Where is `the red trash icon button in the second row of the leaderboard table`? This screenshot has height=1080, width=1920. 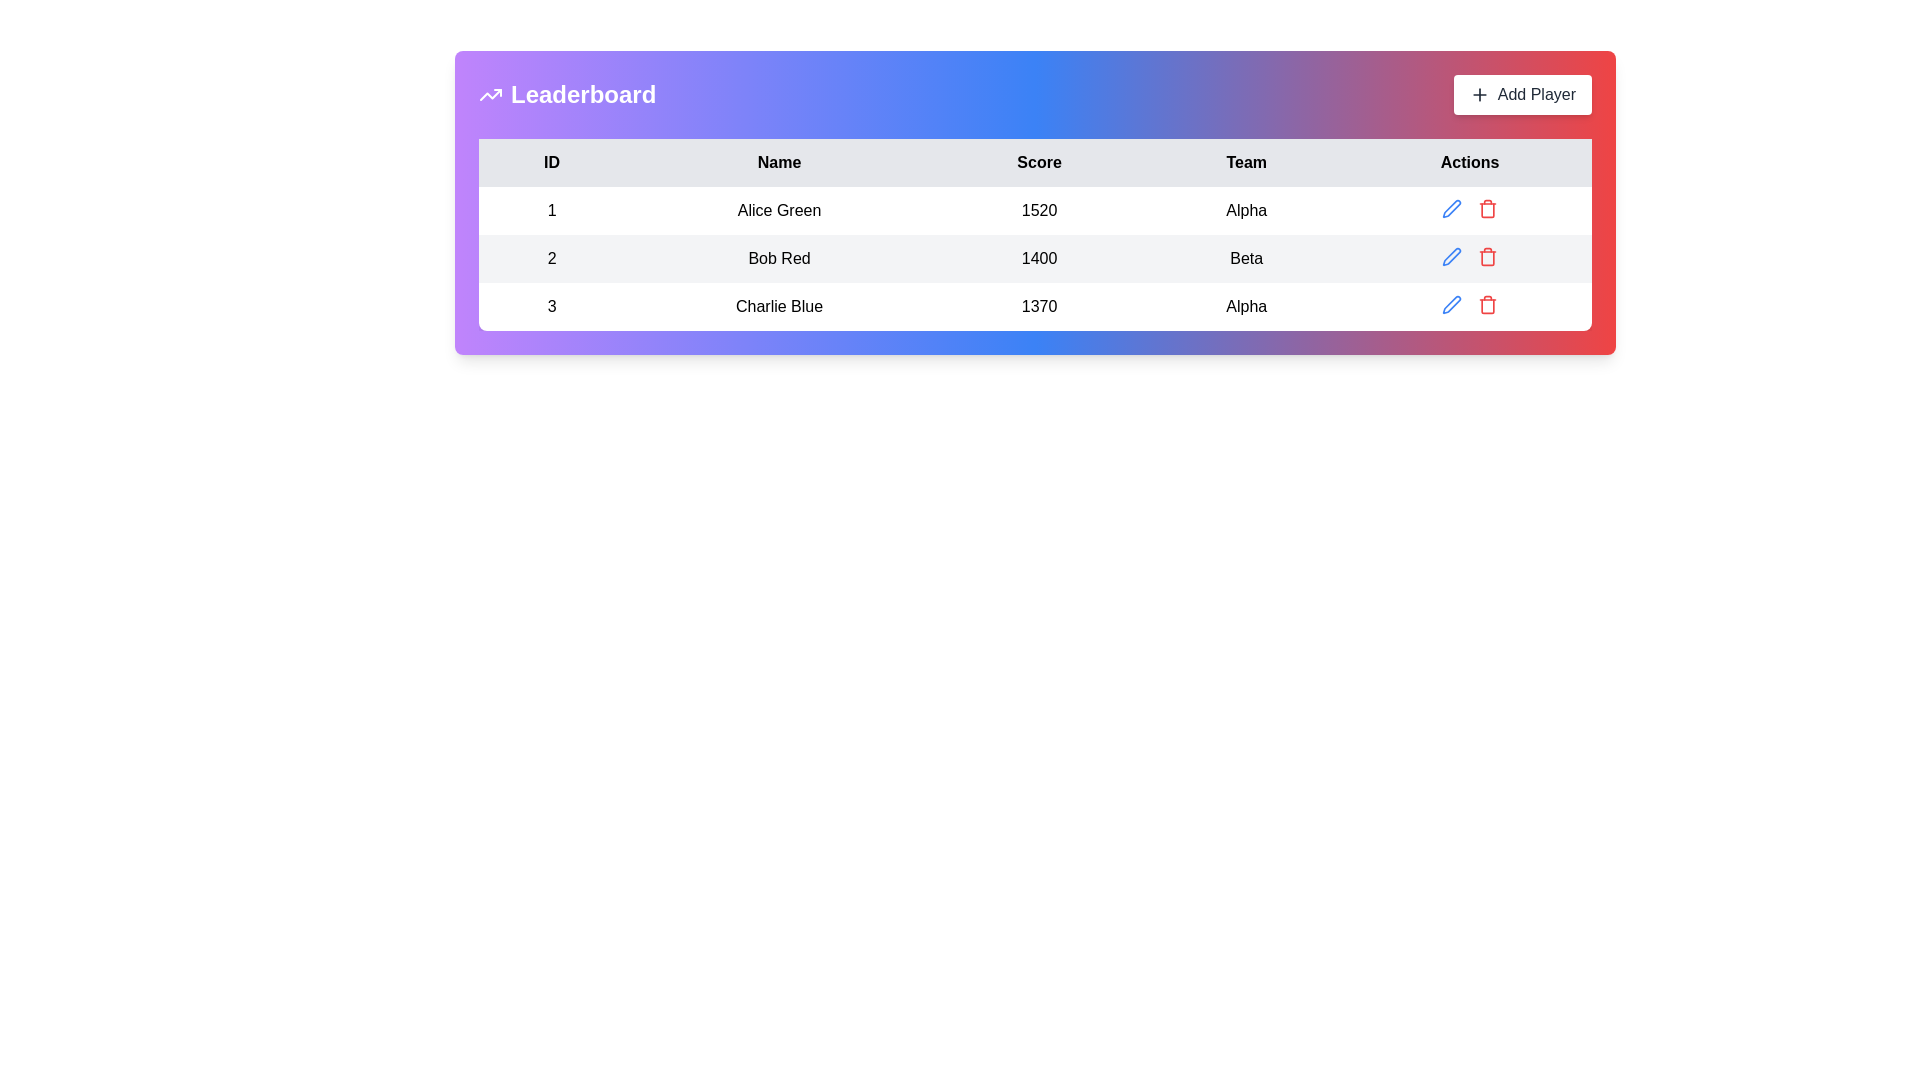 the red trash icon button in the second row of the leaderboard table is located at coordinates (1488, 256).